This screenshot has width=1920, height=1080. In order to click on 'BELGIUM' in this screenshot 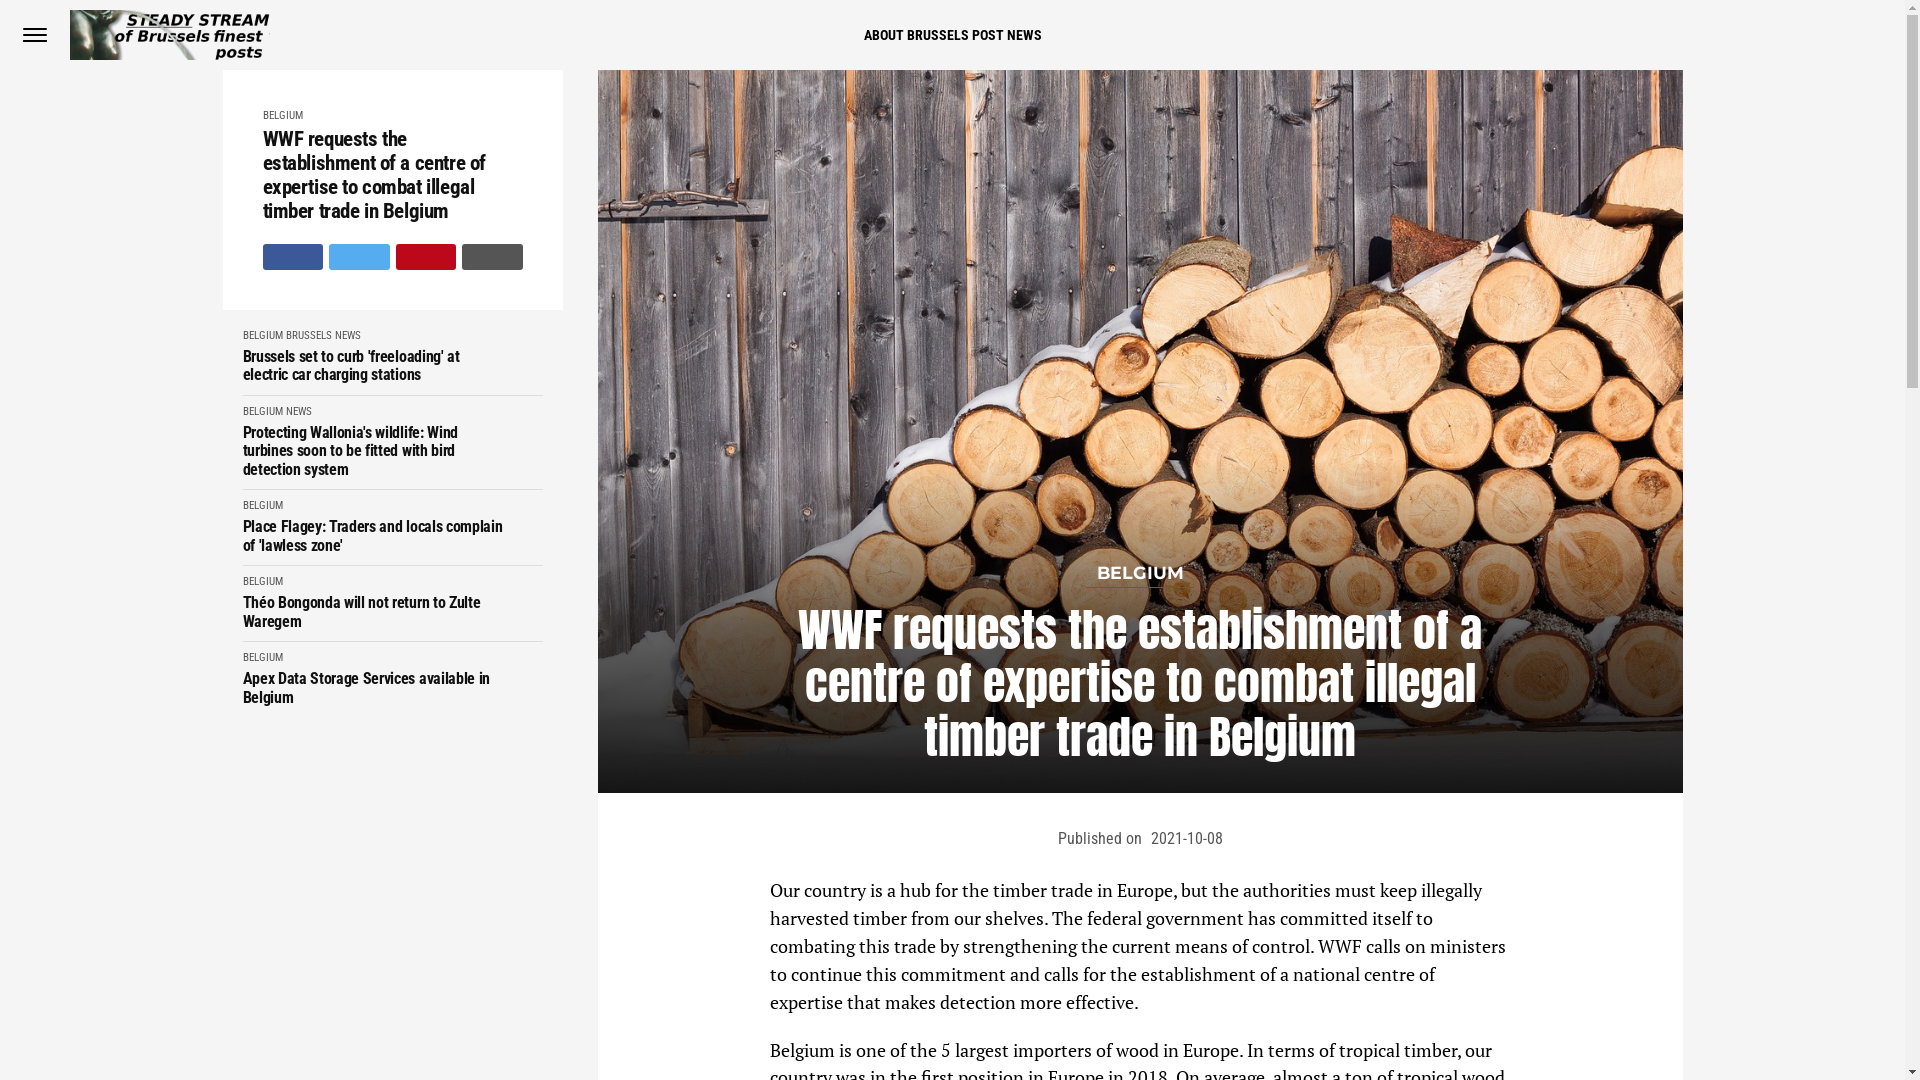, I will do `click(240, 504)`.